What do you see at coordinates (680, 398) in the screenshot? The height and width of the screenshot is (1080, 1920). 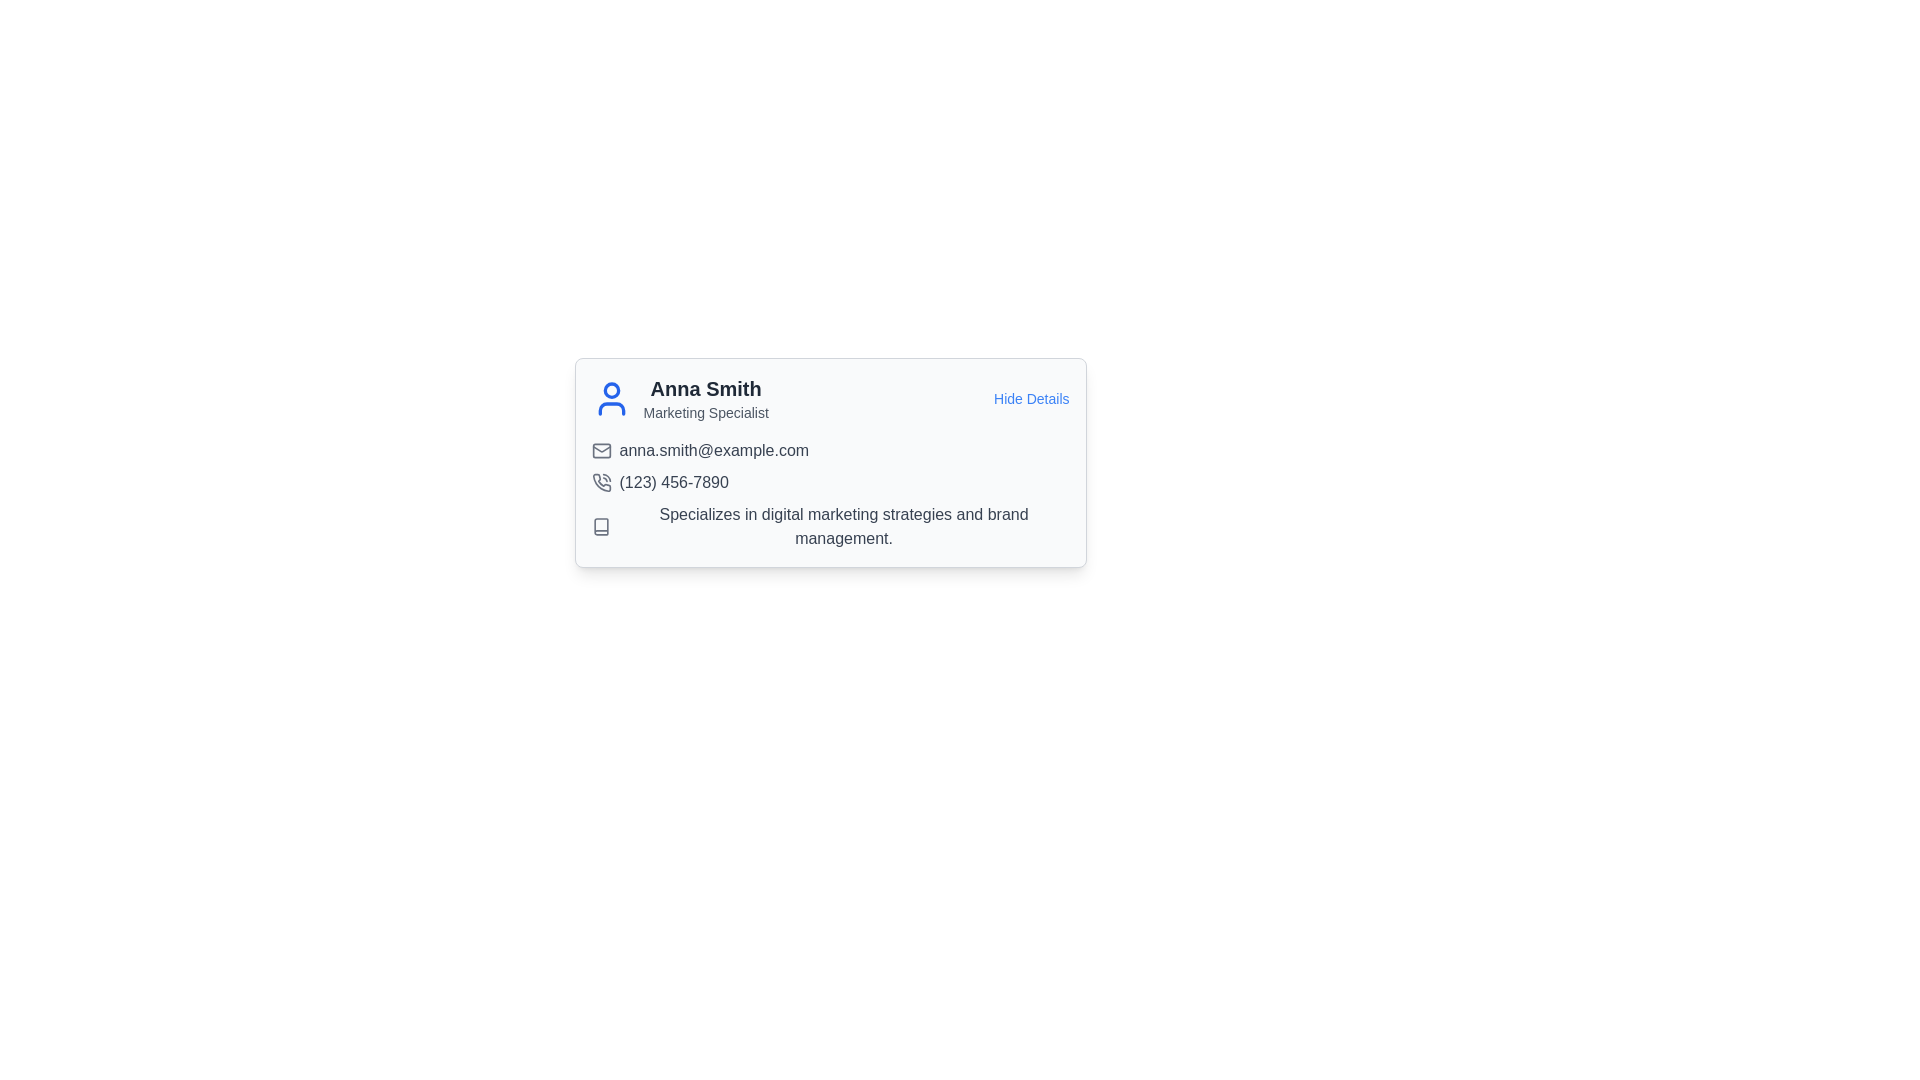 I see `the Profile display header that shows 'Anna Smith' and 'Marketing Specialist' with a user outline icon on the left` at bounding box center [680, 398].